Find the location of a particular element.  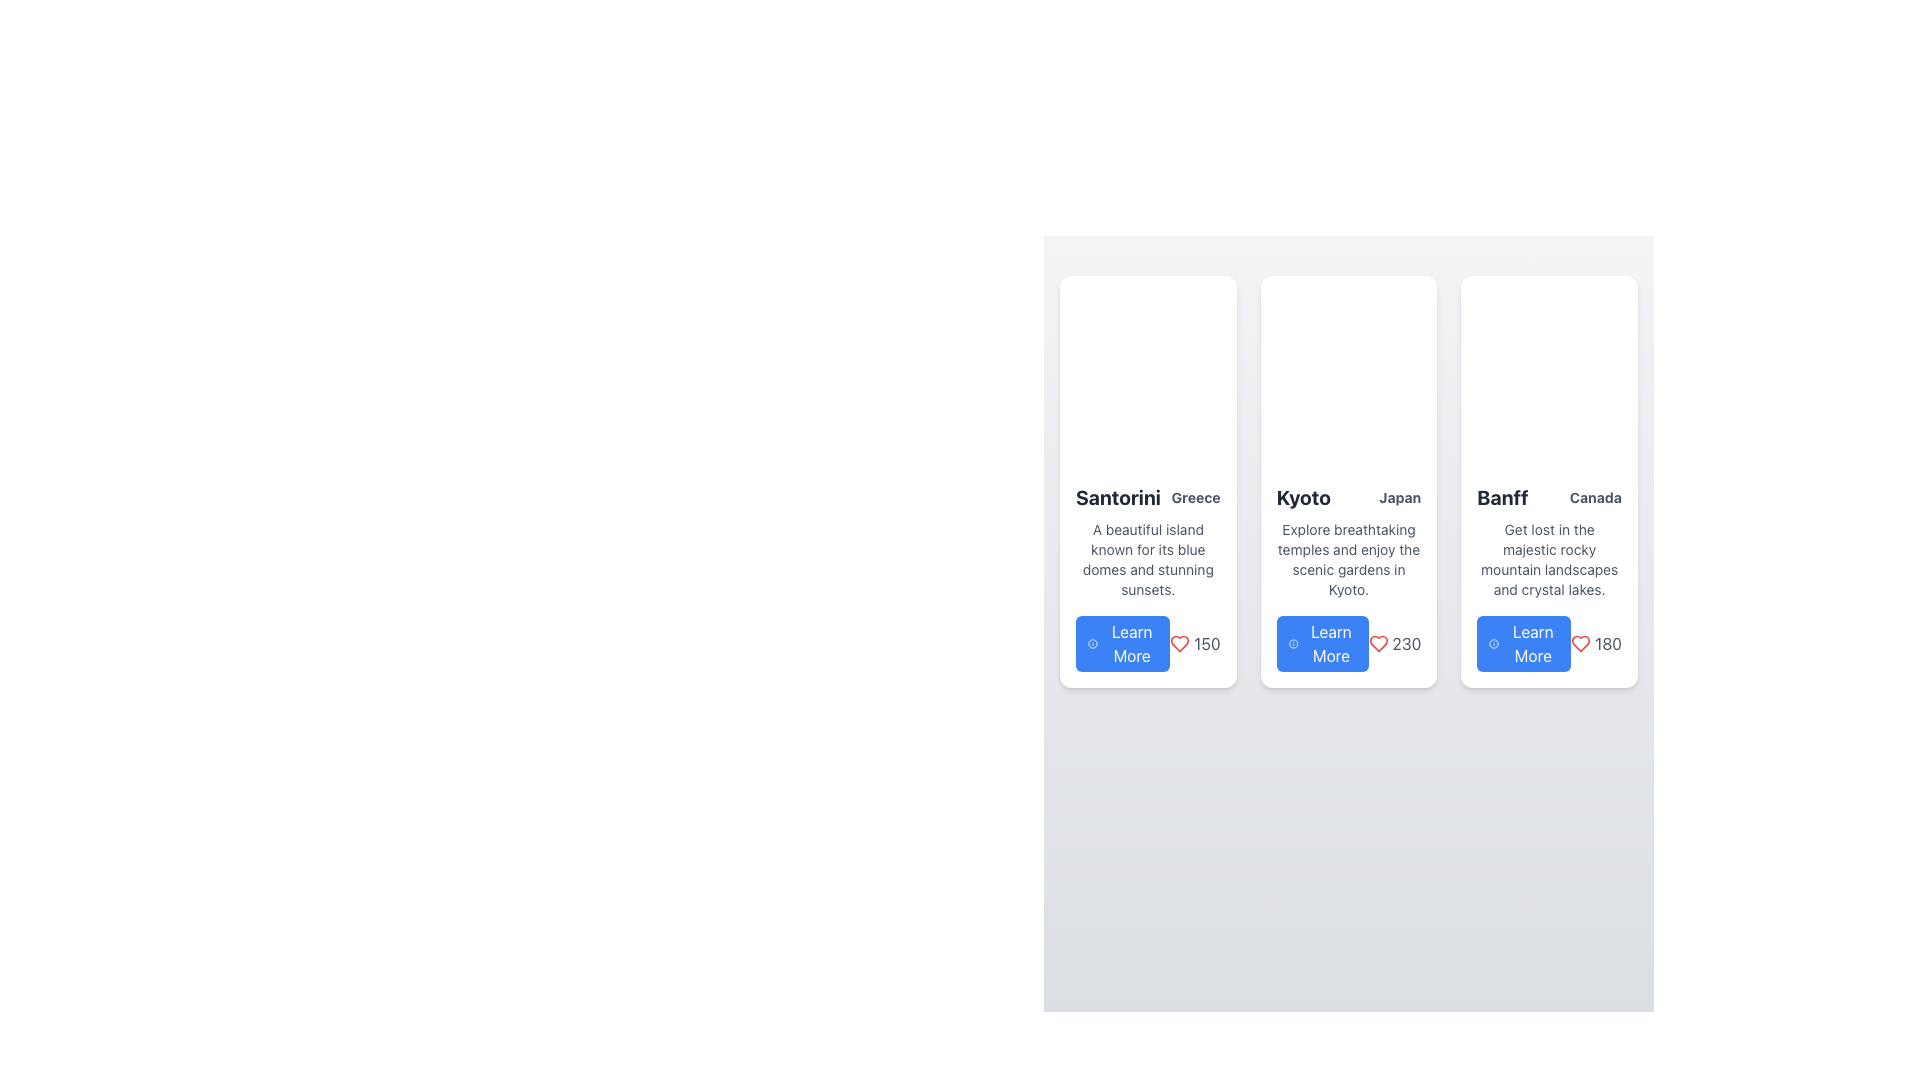

the 'Learn More' button located at the bottom of the third card in a four-card layout, which has a blue background and features white text is located at coordinates (1523, 644).